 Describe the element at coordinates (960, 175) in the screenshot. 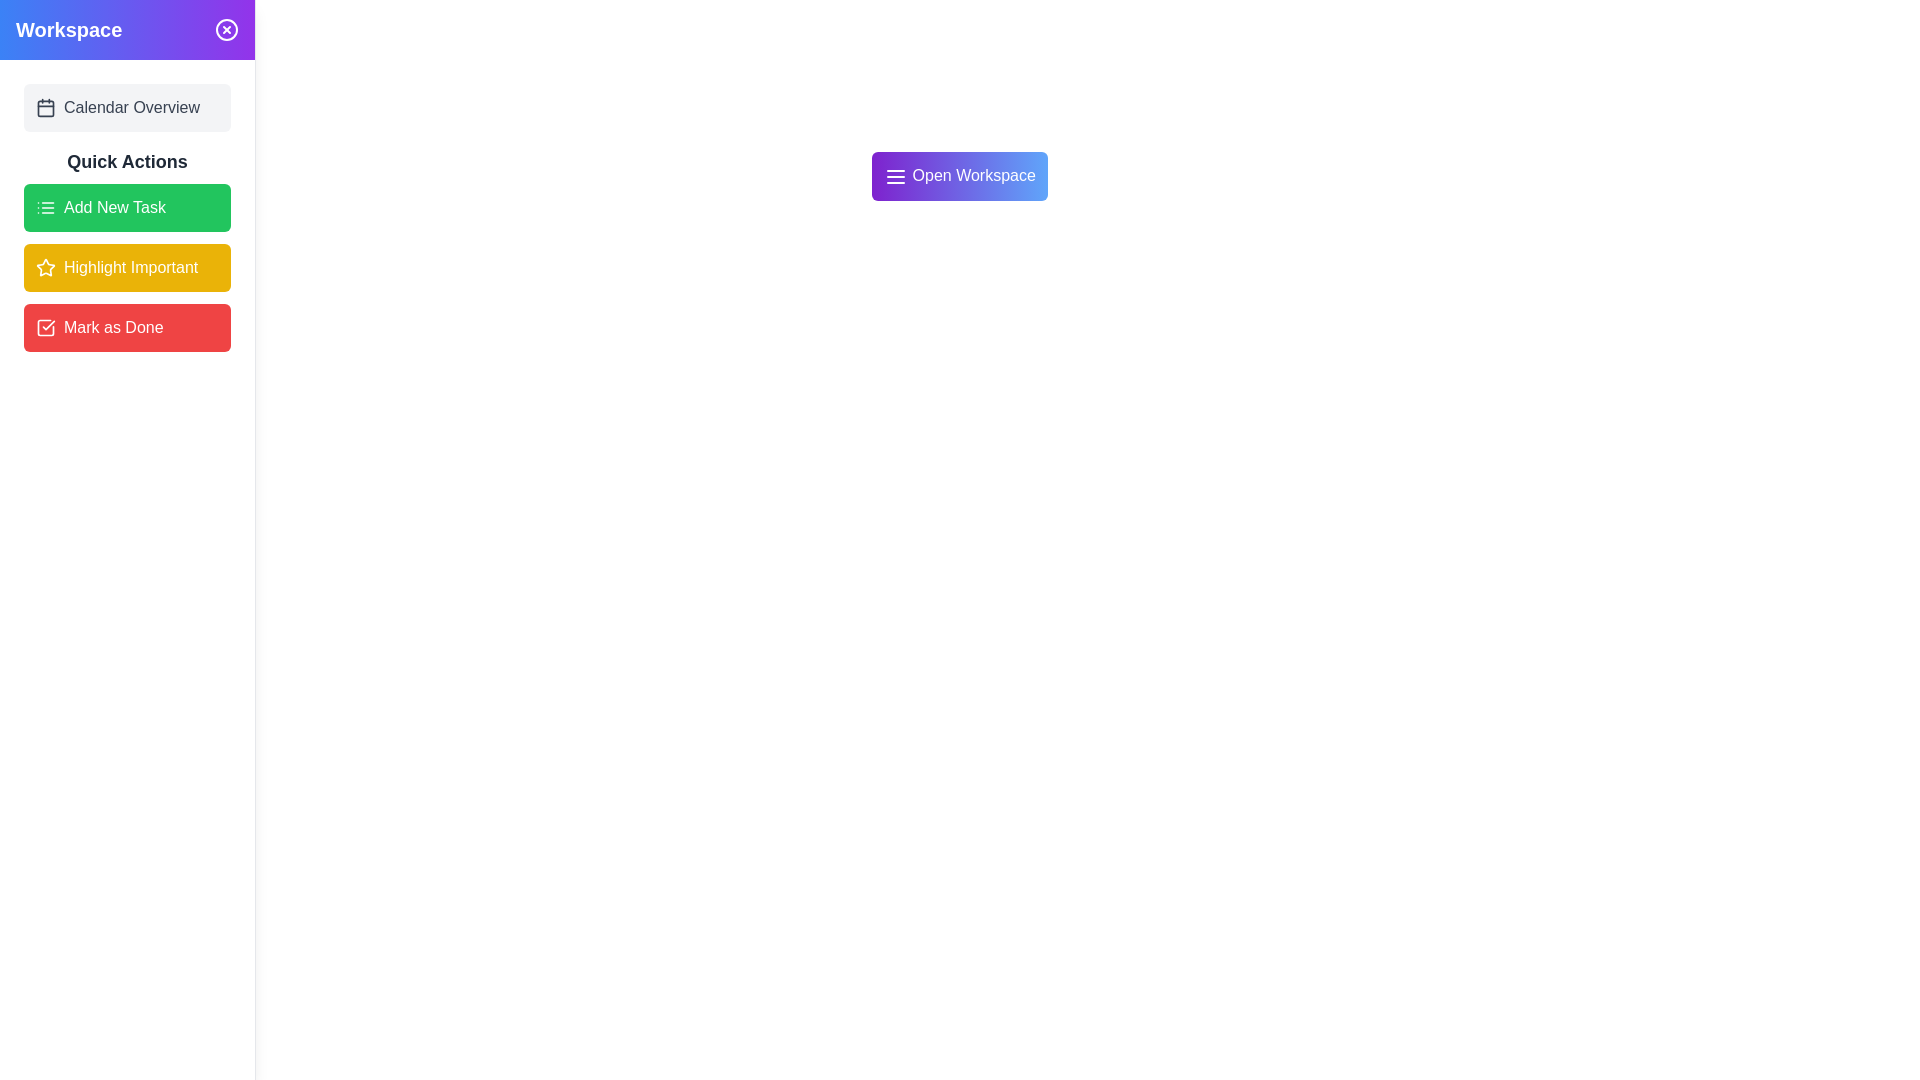

I see `the 'Open Workspace' button, which has a gradient background from deep purple to light blue and contains white text with a menu icon on the left, to potentially reveal additional effects` at that location.